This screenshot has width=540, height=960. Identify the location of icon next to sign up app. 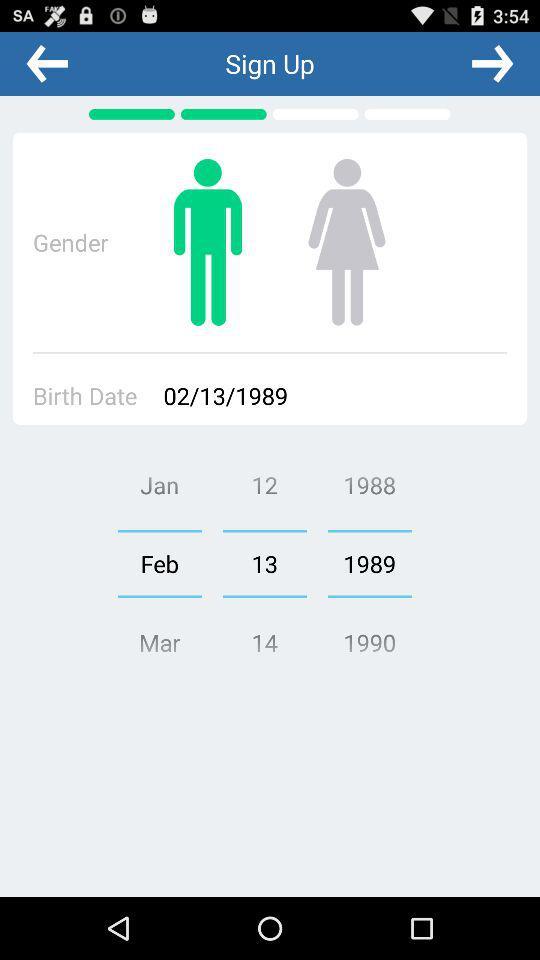
(491, 63).